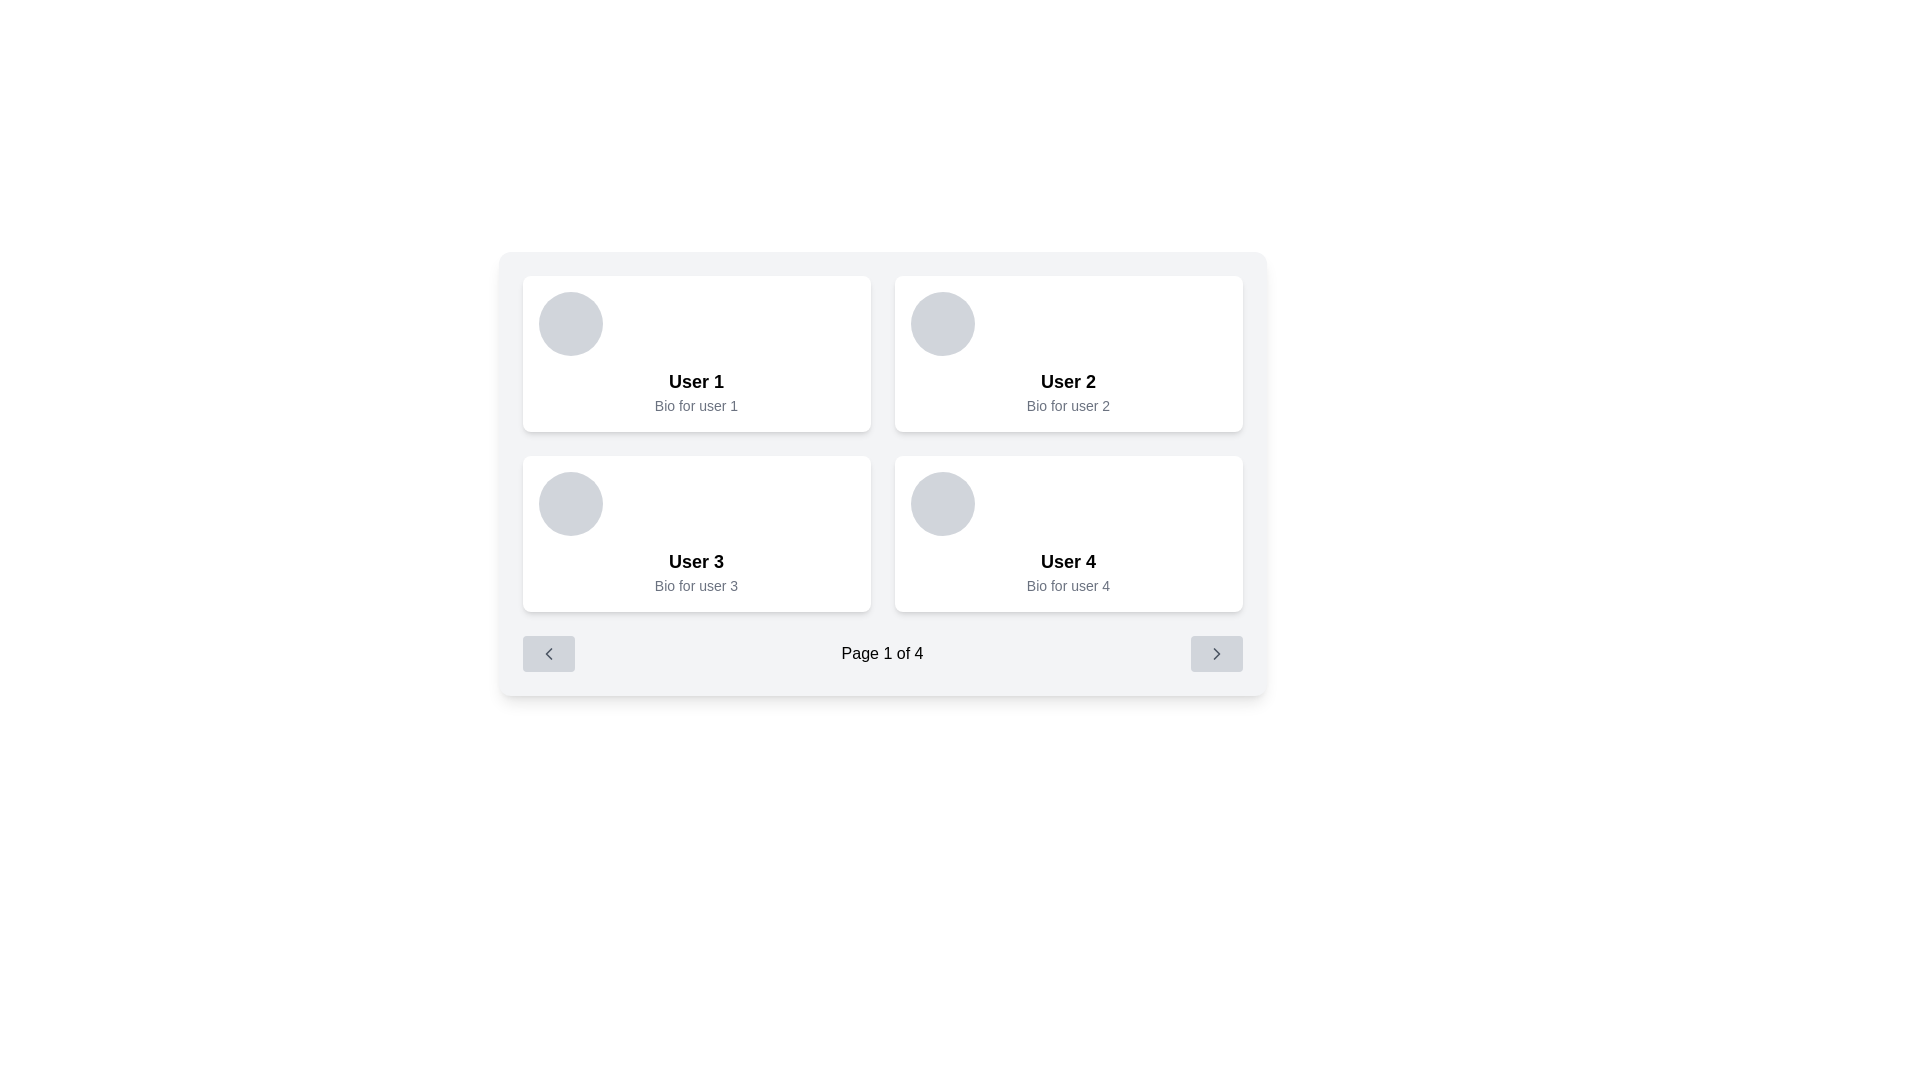  Describe the element at coordinates (696, 532) in the screenshot. I see `the Profile Card displaying 'User 3' with a white background and rounded corners, located in the bottom-left of a 2x2 grid layout` at that location.